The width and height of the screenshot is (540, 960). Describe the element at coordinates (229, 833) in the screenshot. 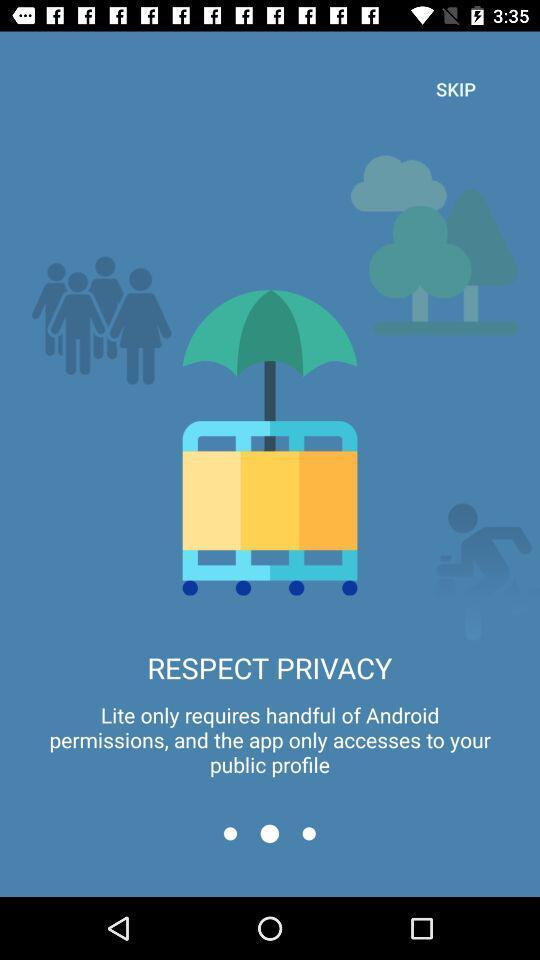

I see `go back` at that location.